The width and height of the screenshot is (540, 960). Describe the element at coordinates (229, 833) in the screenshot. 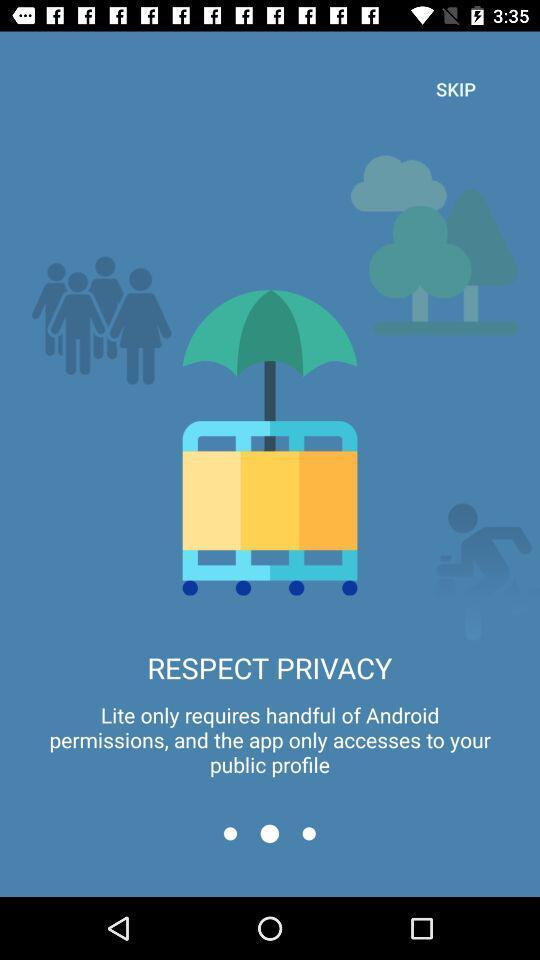

I see `go back` at that location.